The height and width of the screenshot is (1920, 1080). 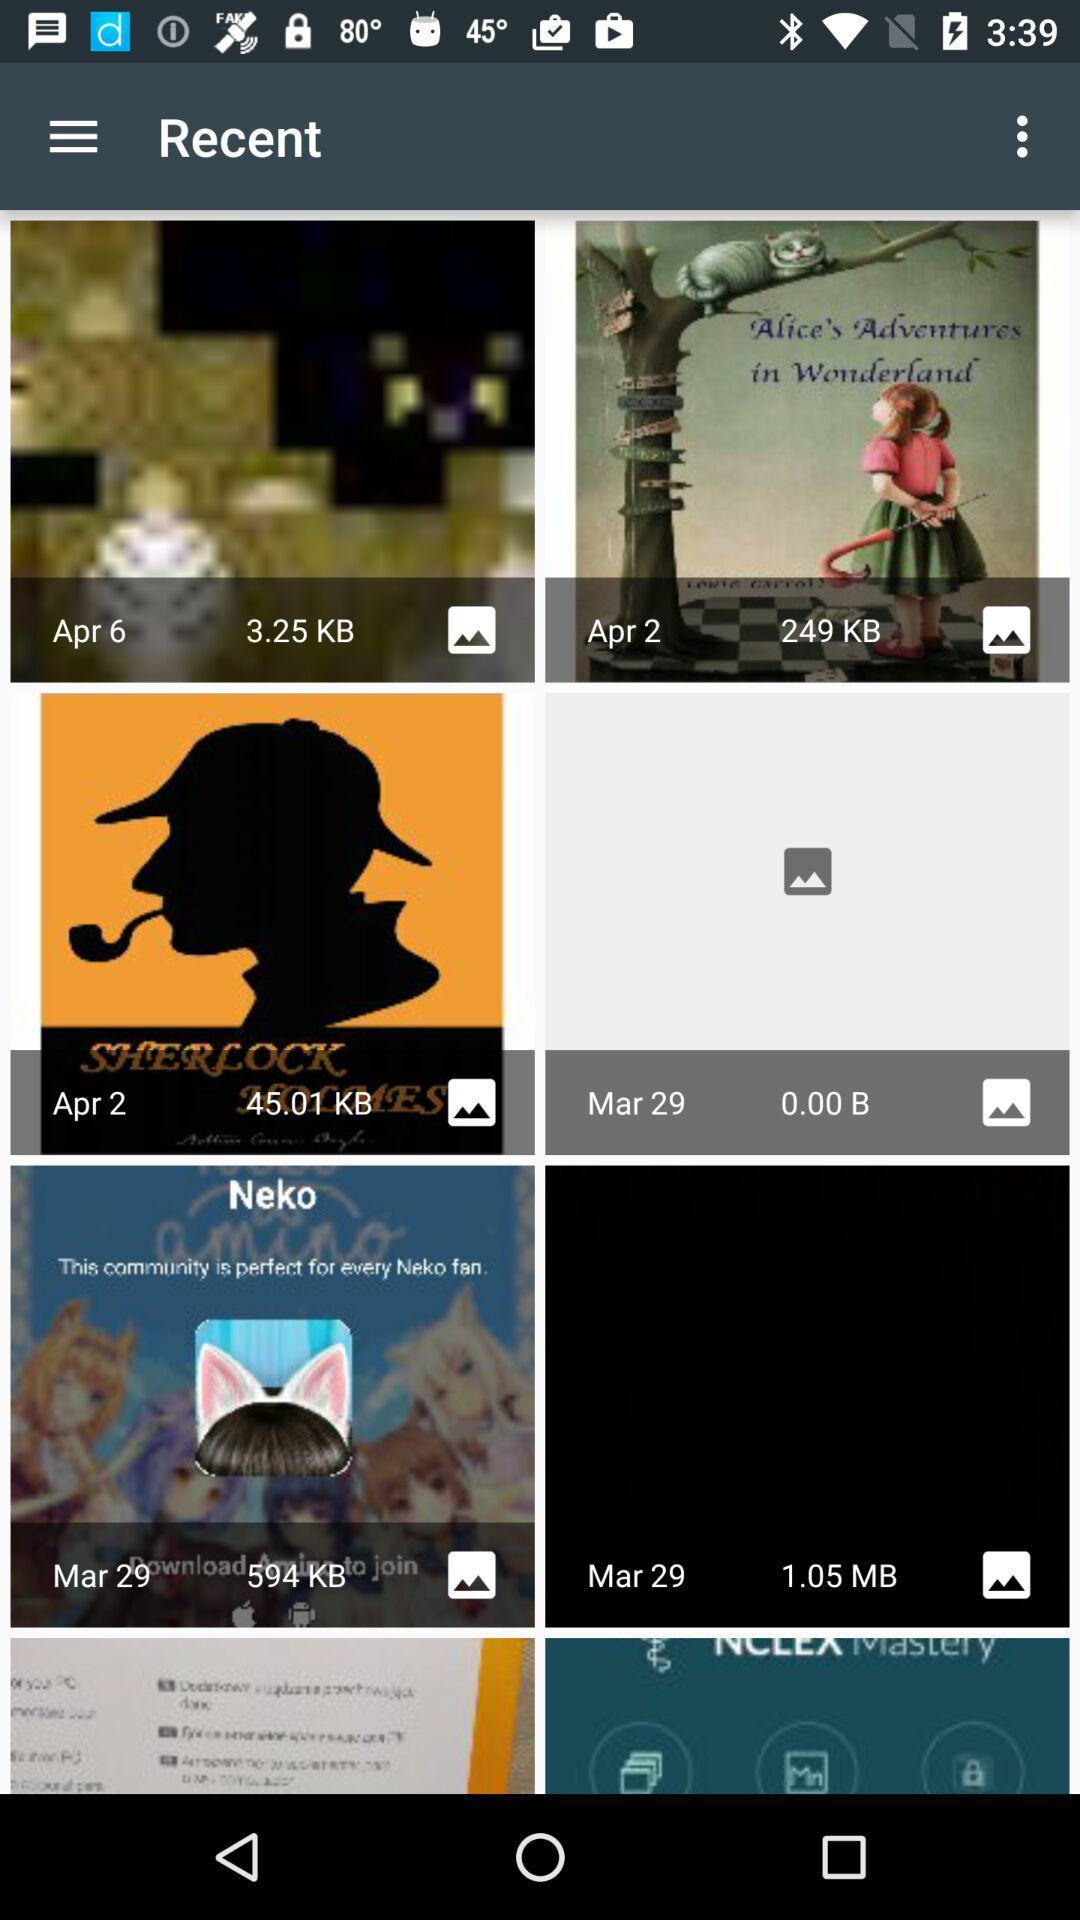 What do you see at coordinates (72, 135) in the screenshot?
I see `the app next to recent` at bounding box center [72, 135].